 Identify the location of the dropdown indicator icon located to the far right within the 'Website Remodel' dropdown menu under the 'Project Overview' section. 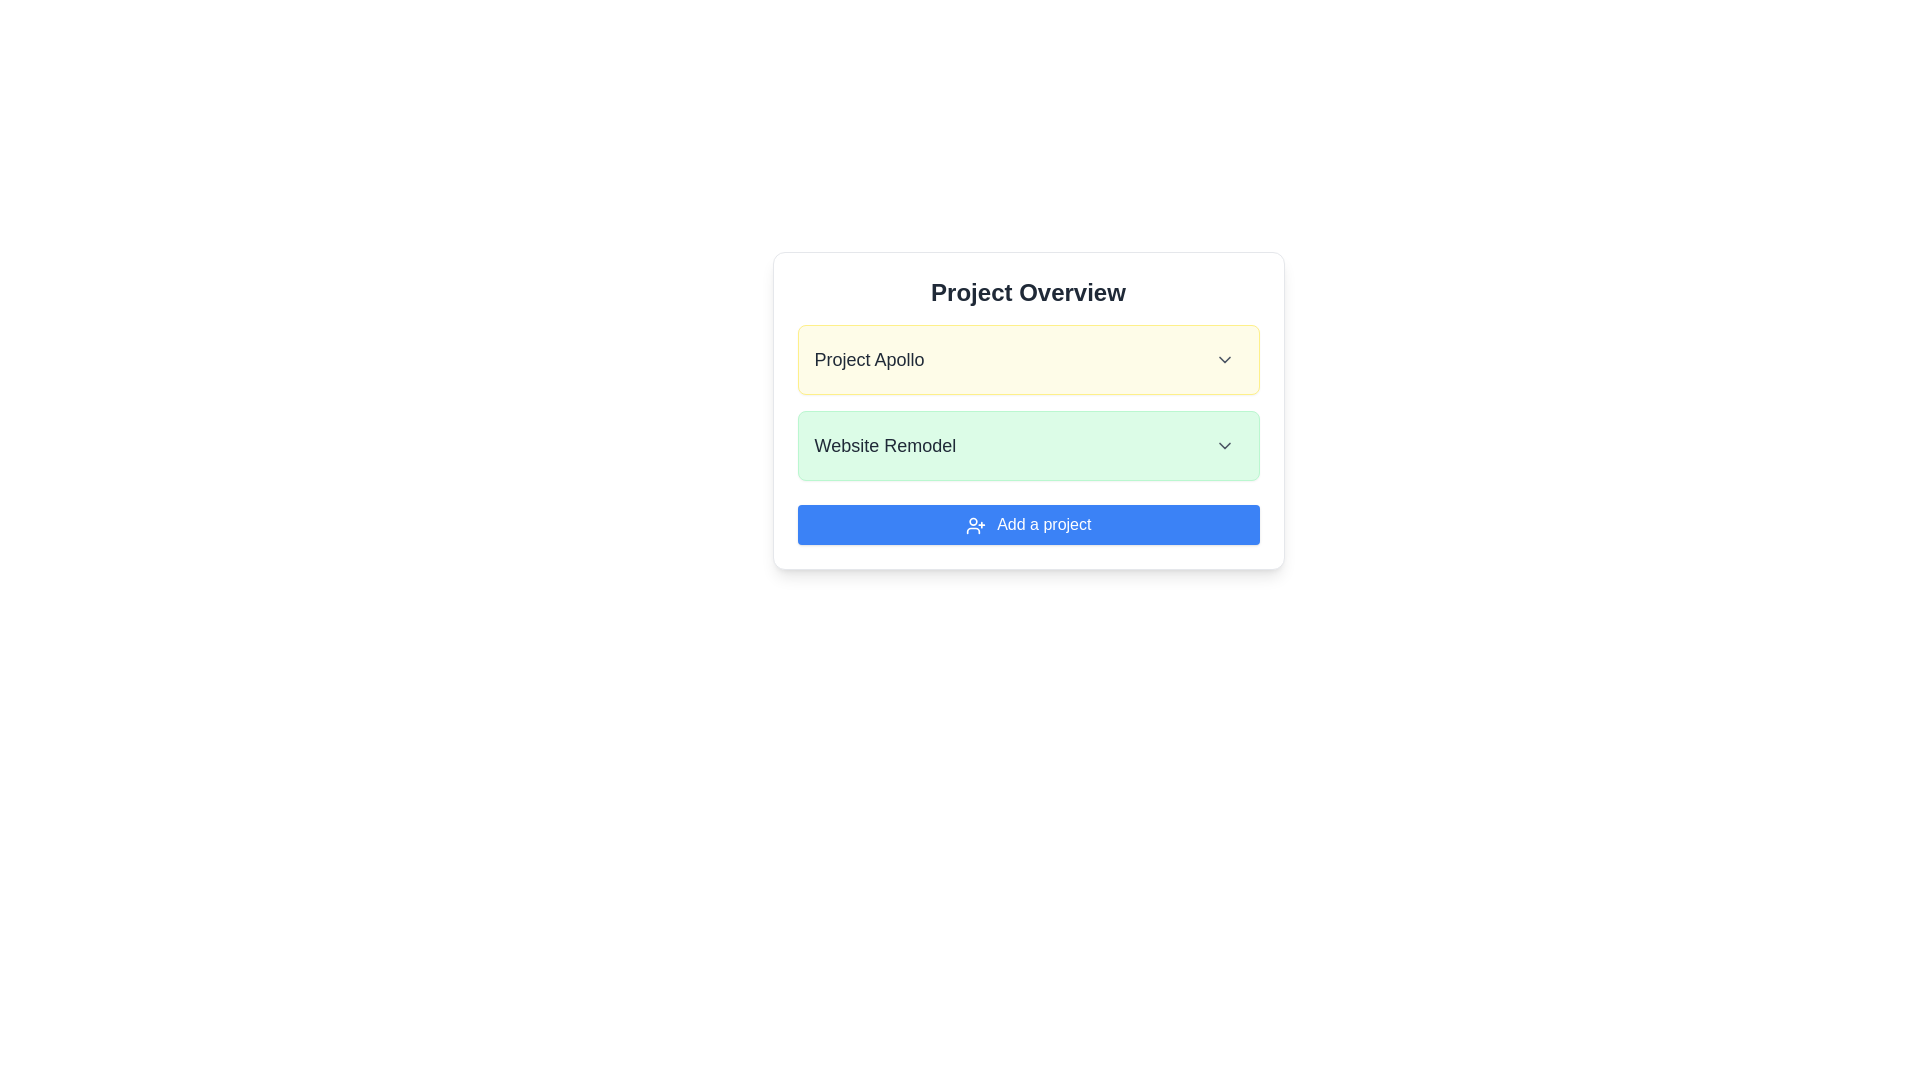
(1223, 445).